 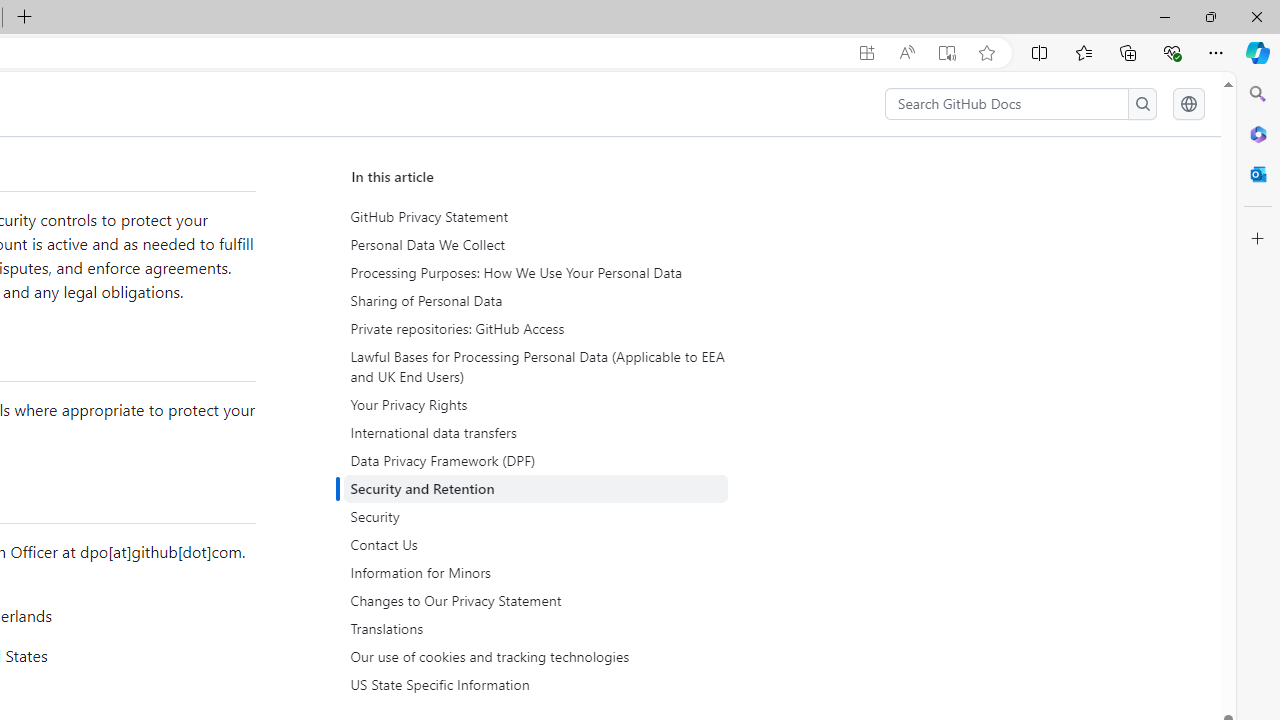 I want to click on 'Processing Purposes: How We Use Your Personal Data', so click(x=538, y=273).